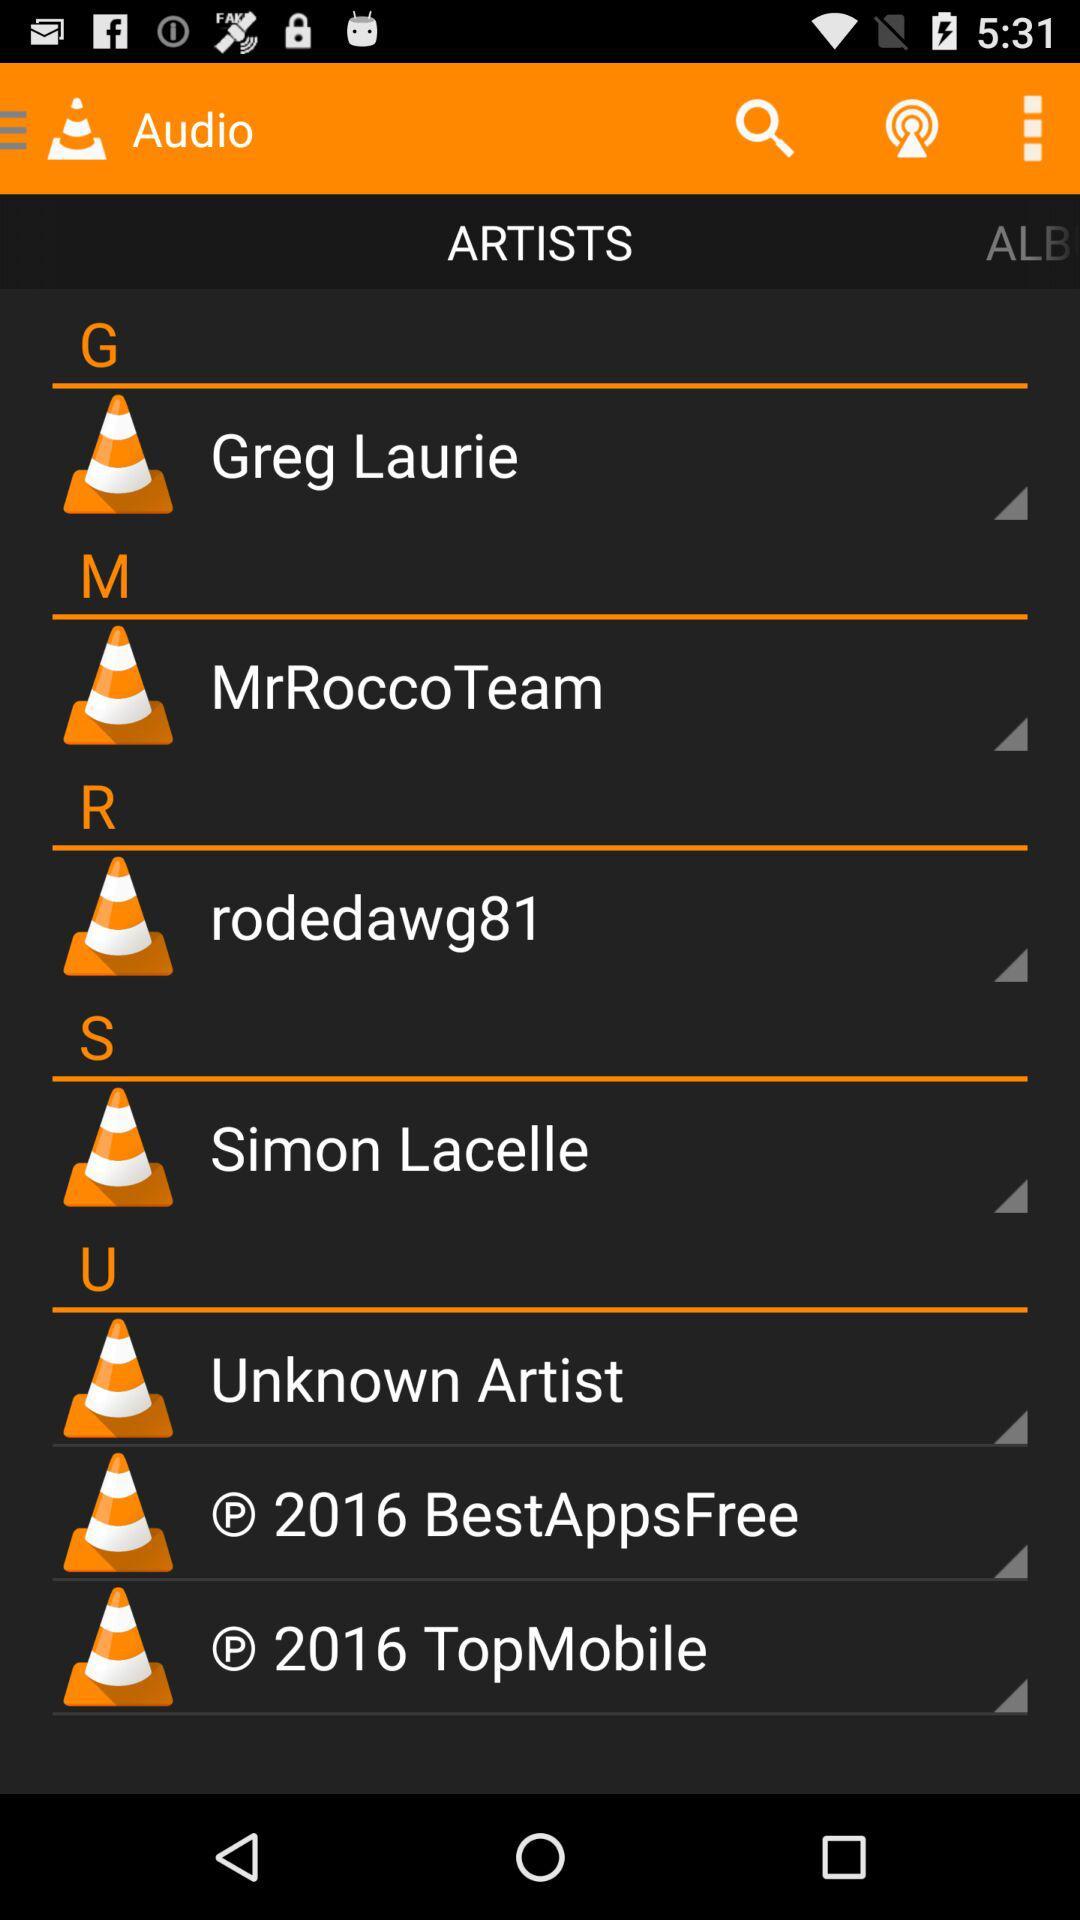  What do you see at coordinates (975, 1526) in the screenshot?
I see `see drop down menu` at bounding box center [975, 1526].